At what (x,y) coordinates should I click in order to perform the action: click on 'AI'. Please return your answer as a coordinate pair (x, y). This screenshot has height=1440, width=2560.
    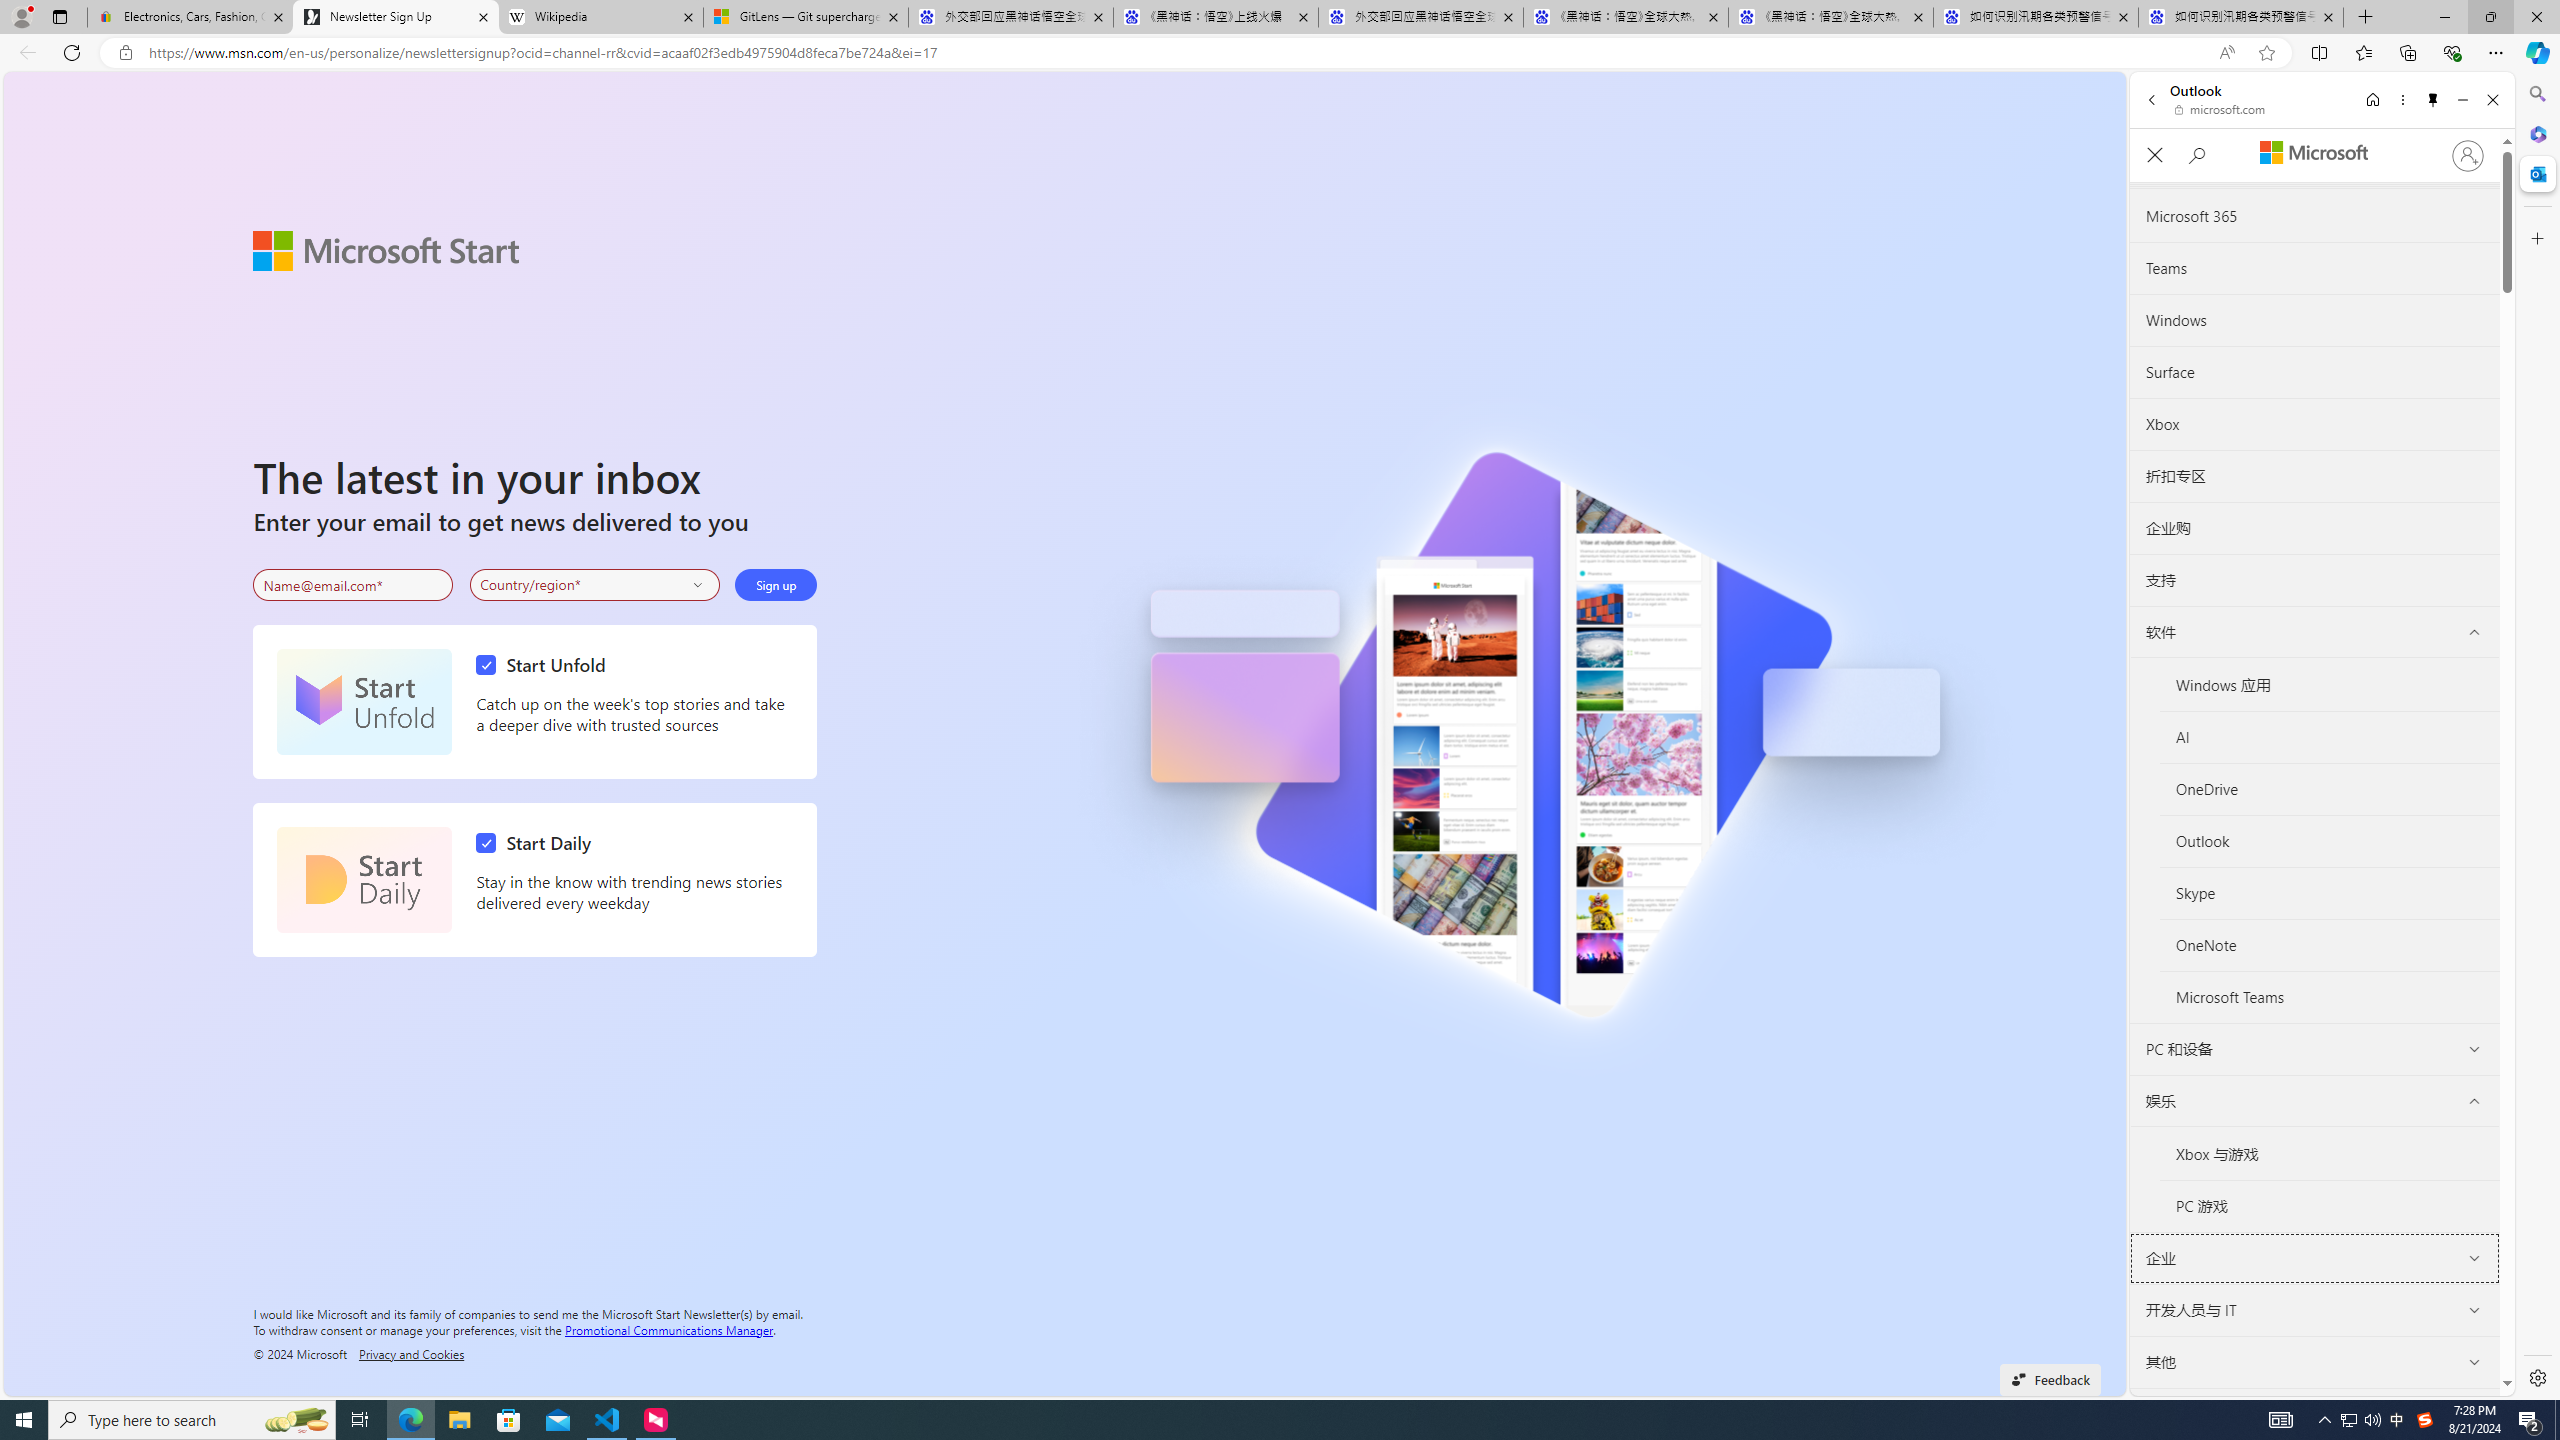
    Looking at the image, I should click on (2328, 736).